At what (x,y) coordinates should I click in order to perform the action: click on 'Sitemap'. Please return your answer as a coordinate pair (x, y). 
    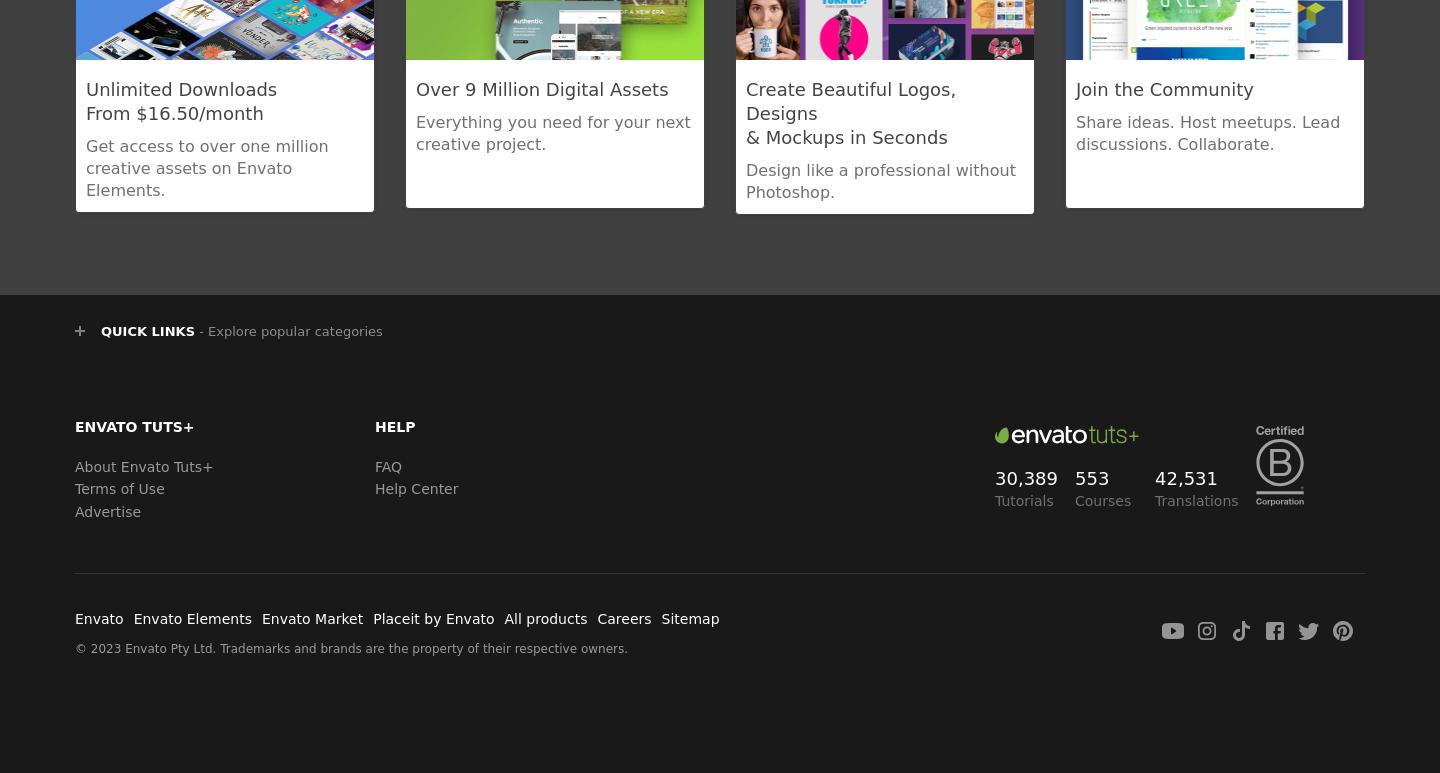
    Looking at the image, I should click on (659, 617).